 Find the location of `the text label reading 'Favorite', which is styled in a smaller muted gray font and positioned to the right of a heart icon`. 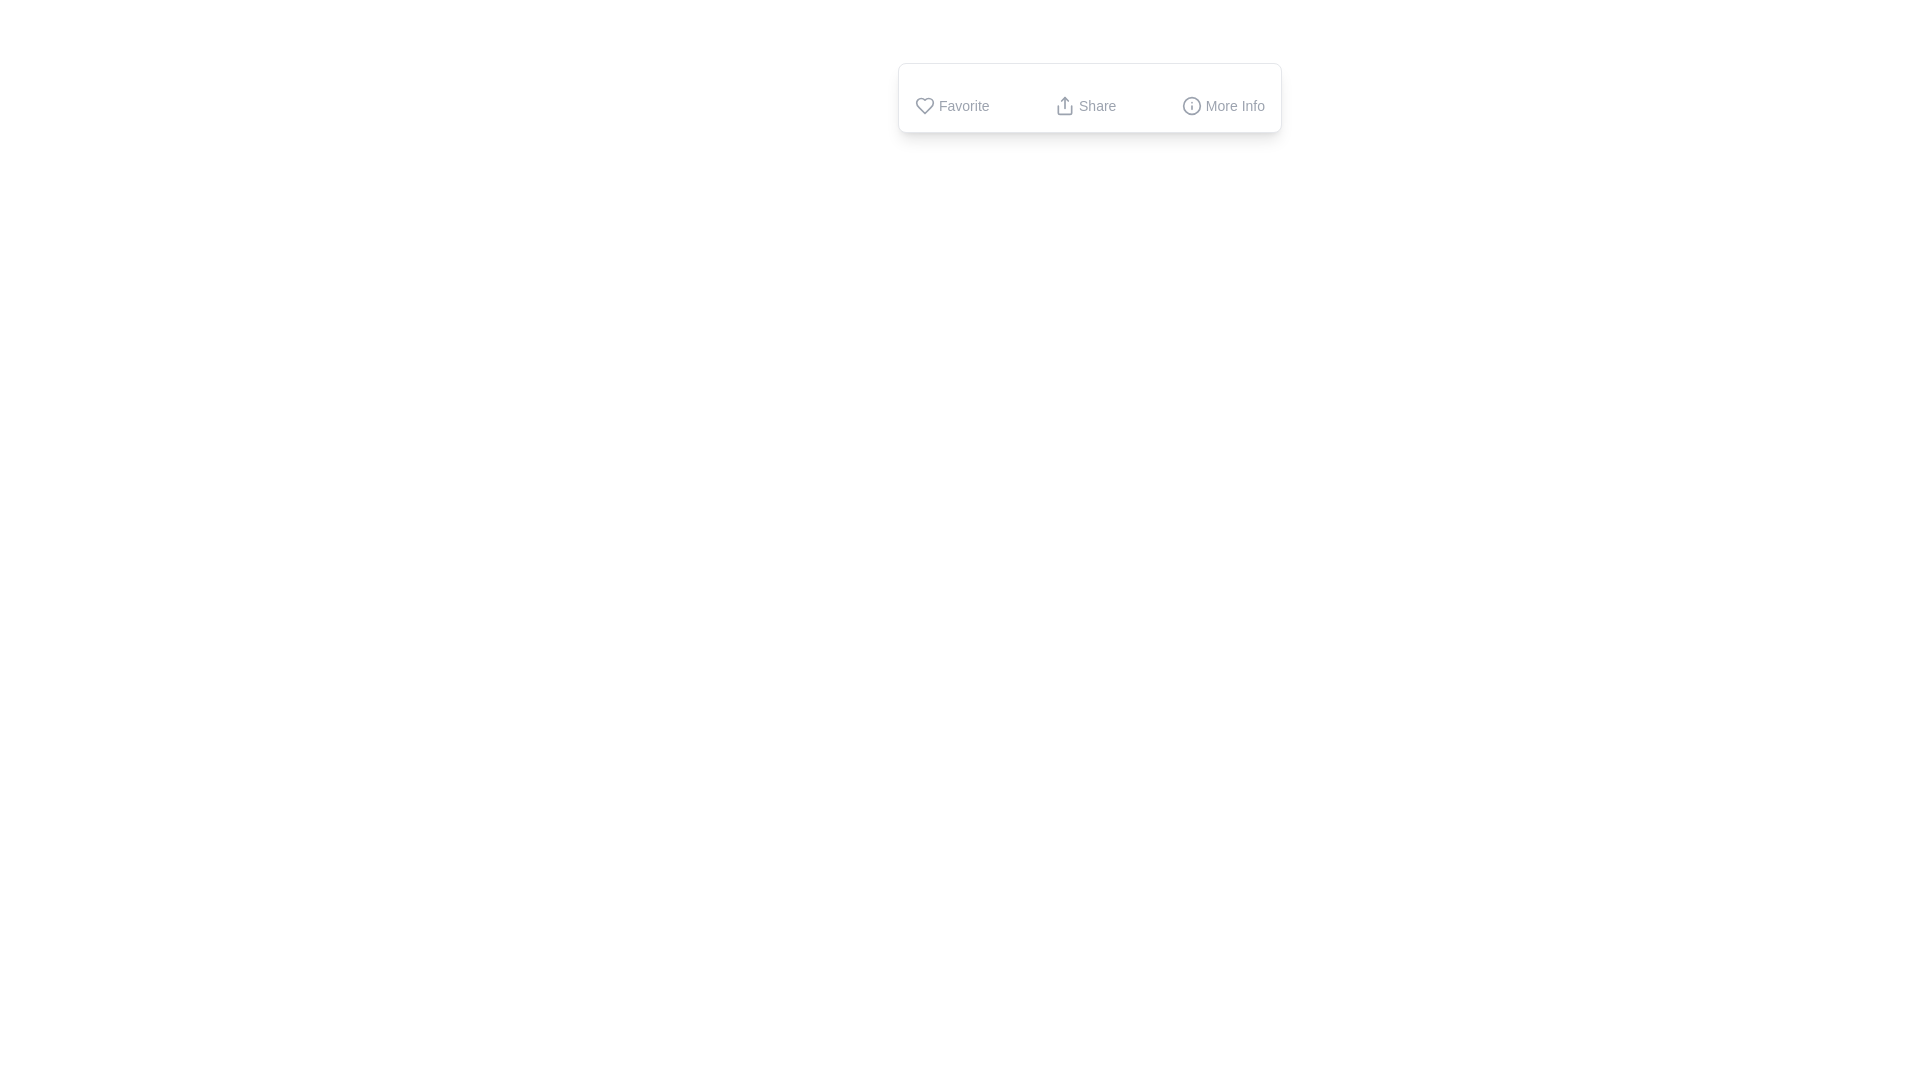

the text label reading 'Favorite', which is styled in a smaller muted gray font and positioned to the right of a heart icon is located at coordinates (964, 105).